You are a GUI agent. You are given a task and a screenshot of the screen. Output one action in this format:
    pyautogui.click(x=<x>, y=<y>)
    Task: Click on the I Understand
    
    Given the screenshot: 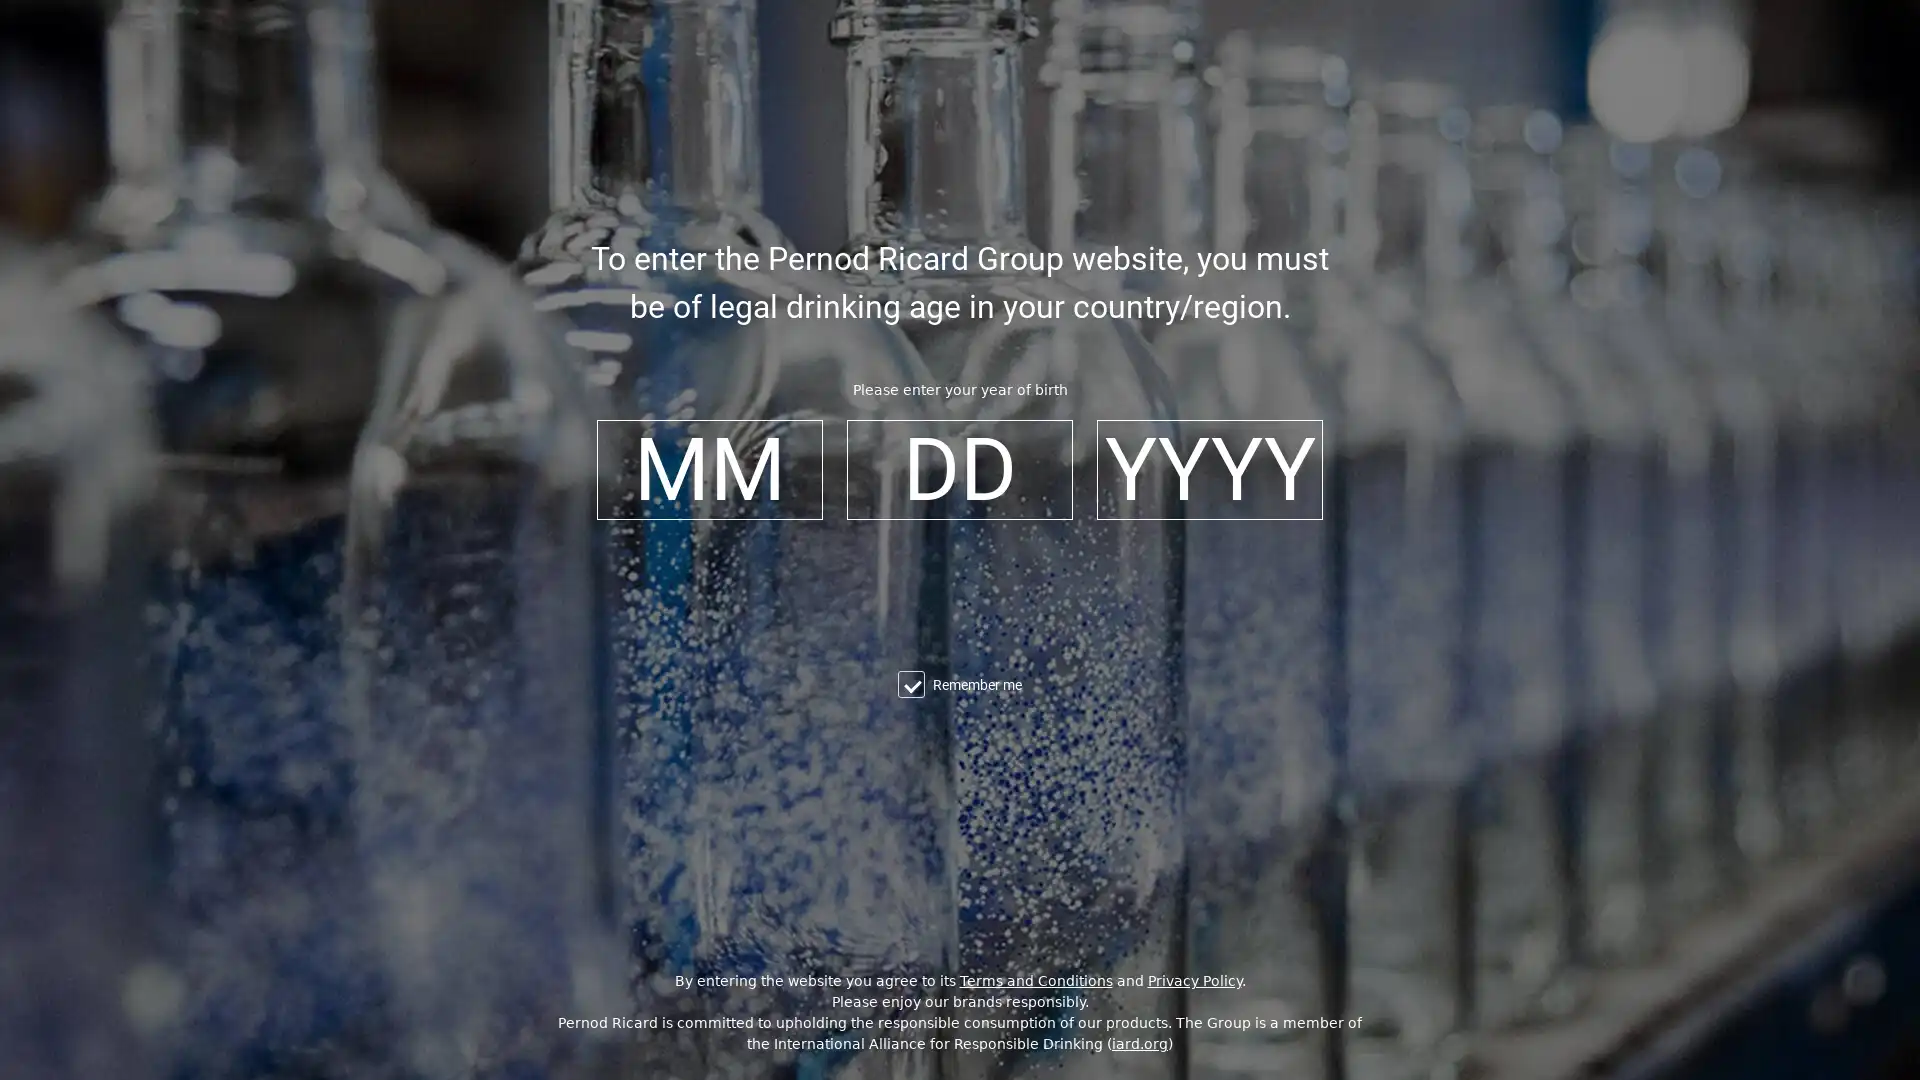 What is the action you would take?
    pyautogui.click(x=964, y=1055)
    